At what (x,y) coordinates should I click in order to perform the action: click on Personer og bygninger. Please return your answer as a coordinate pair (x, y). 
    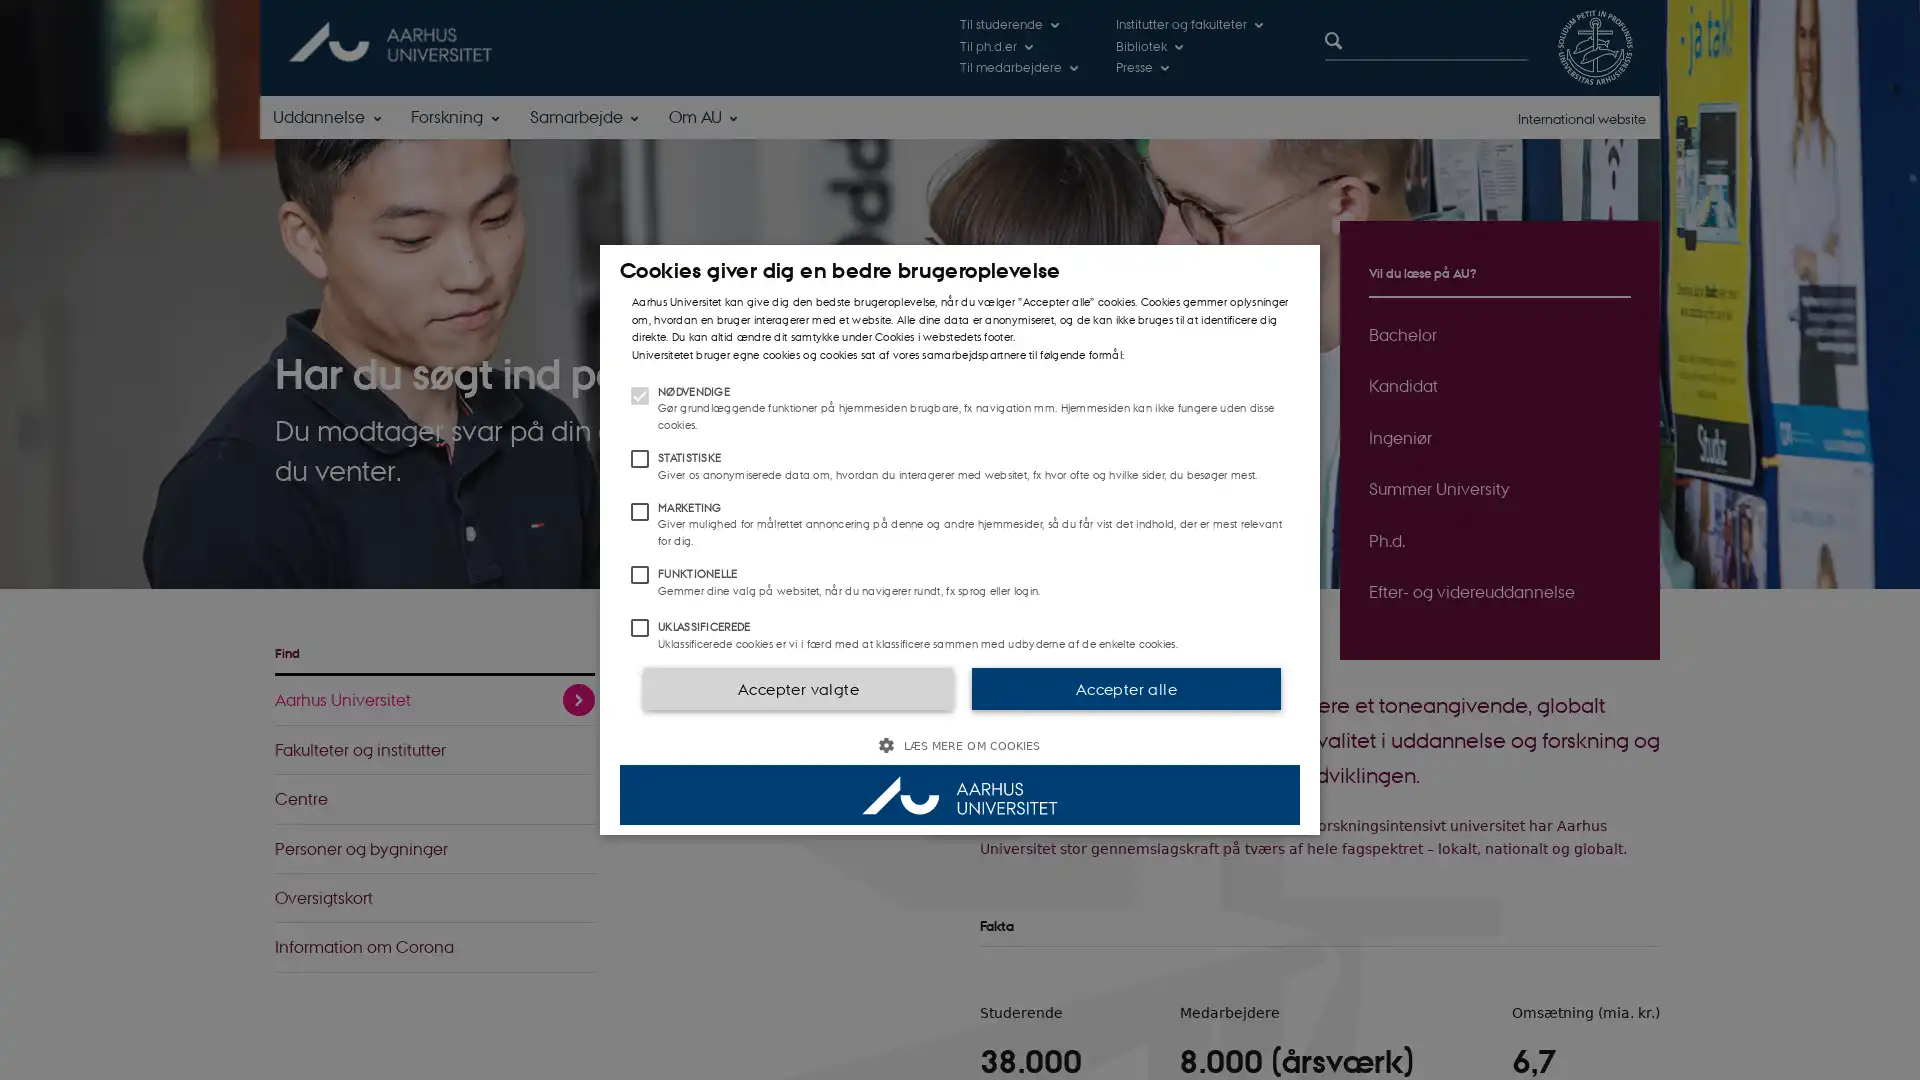
    Looking at the image, I should click on (434, 848).